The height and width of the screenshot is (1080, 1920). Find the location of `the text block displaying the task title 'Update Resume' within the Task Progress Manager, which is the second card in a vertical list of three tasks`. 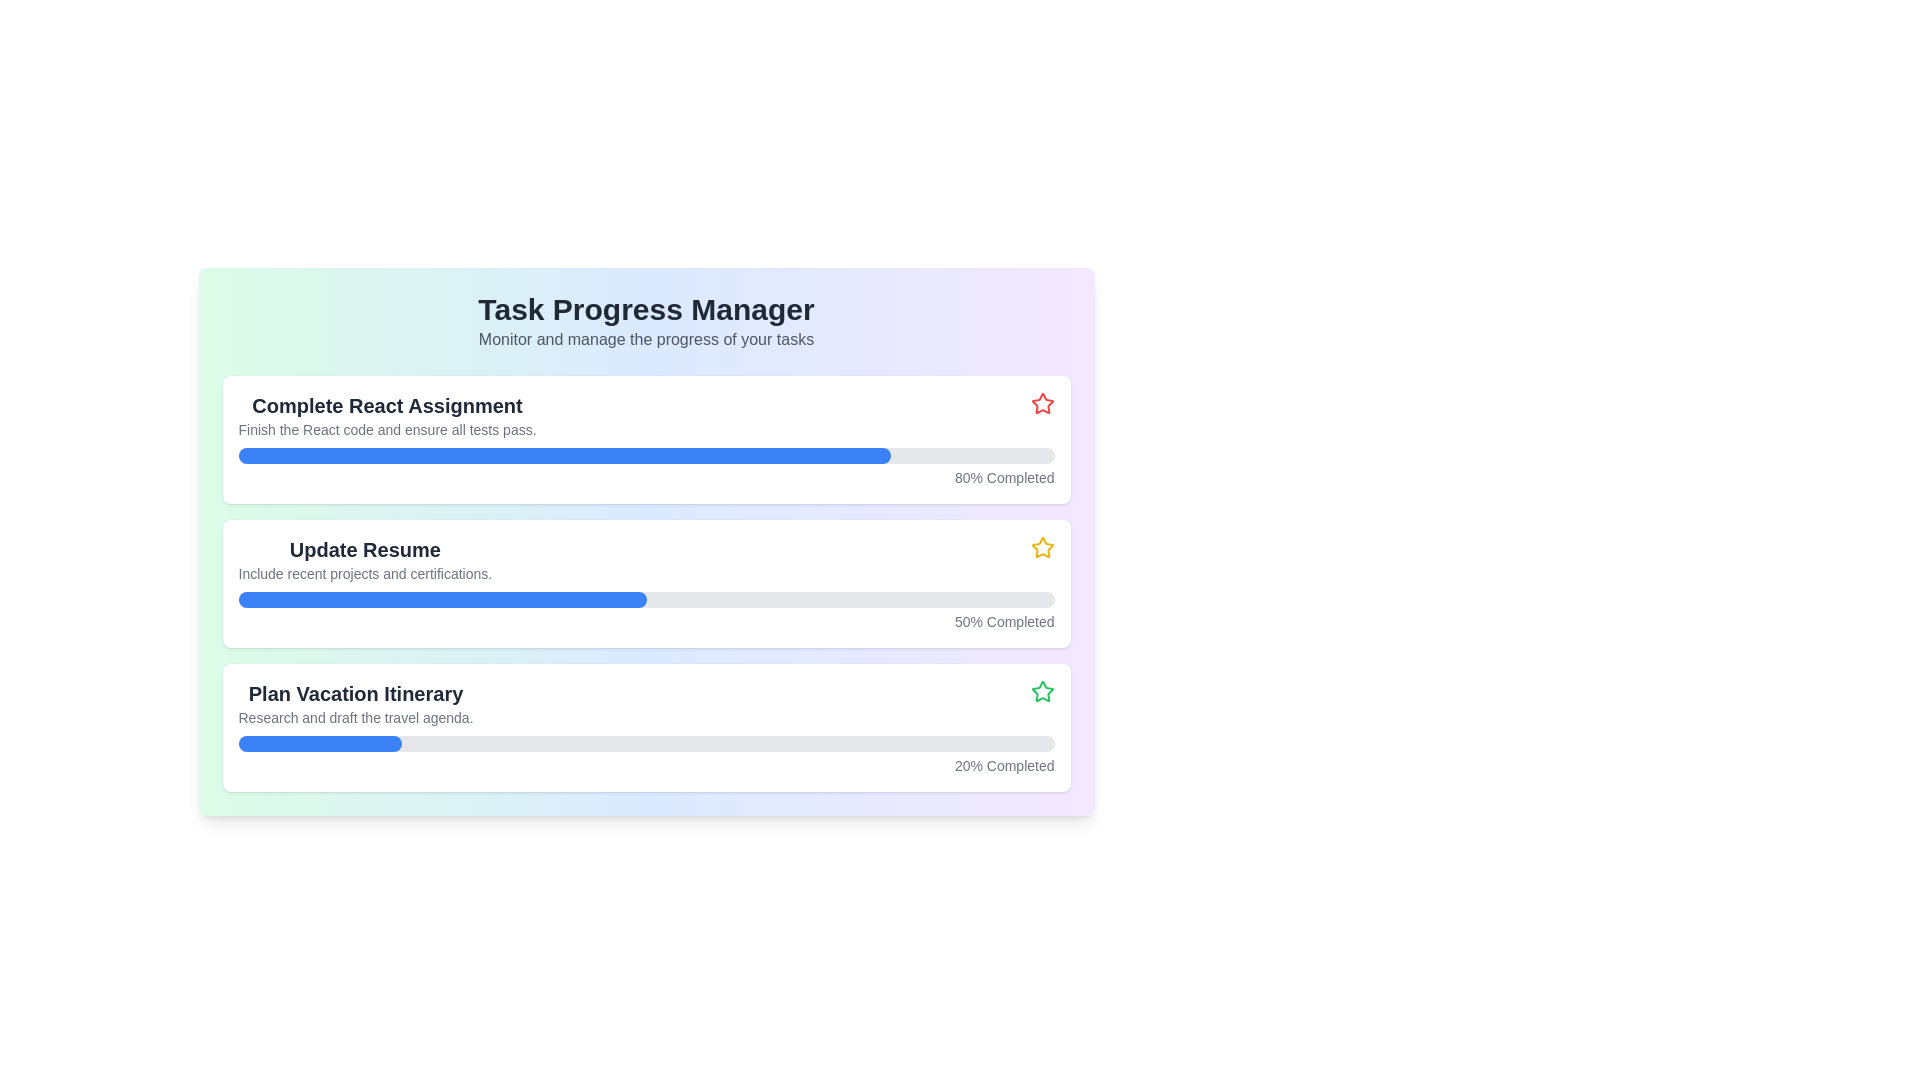

the text block displaying the task title 'Update Resume' within the Task Progress Manager, which is the second card in a vertical list of three tasks is located at coordinates (365, 559).